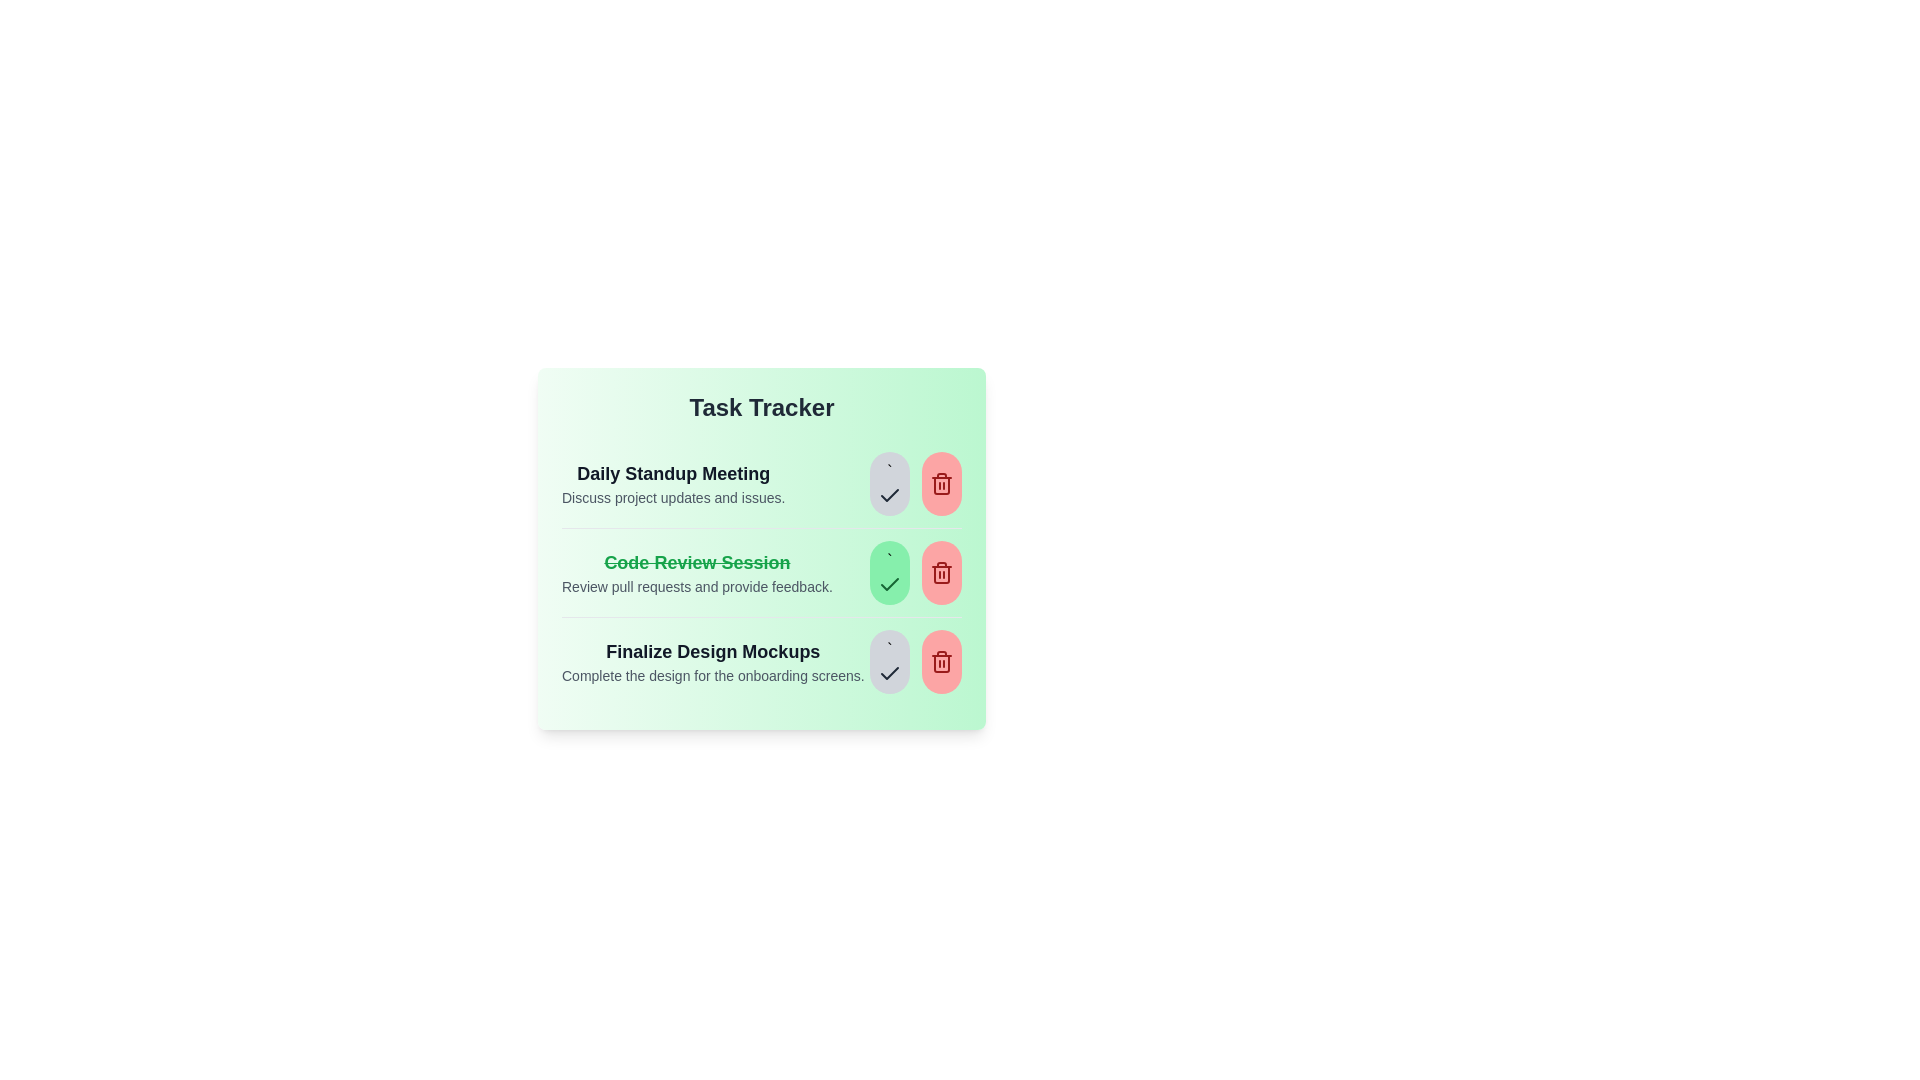 The width and height of the screenshot is (1920, 1080). What do you see at coordinates (940, 483) in the screenshot?
I see `the delete button for the task identified by Daily Standup Meeting` at bounding box center [940, 483].